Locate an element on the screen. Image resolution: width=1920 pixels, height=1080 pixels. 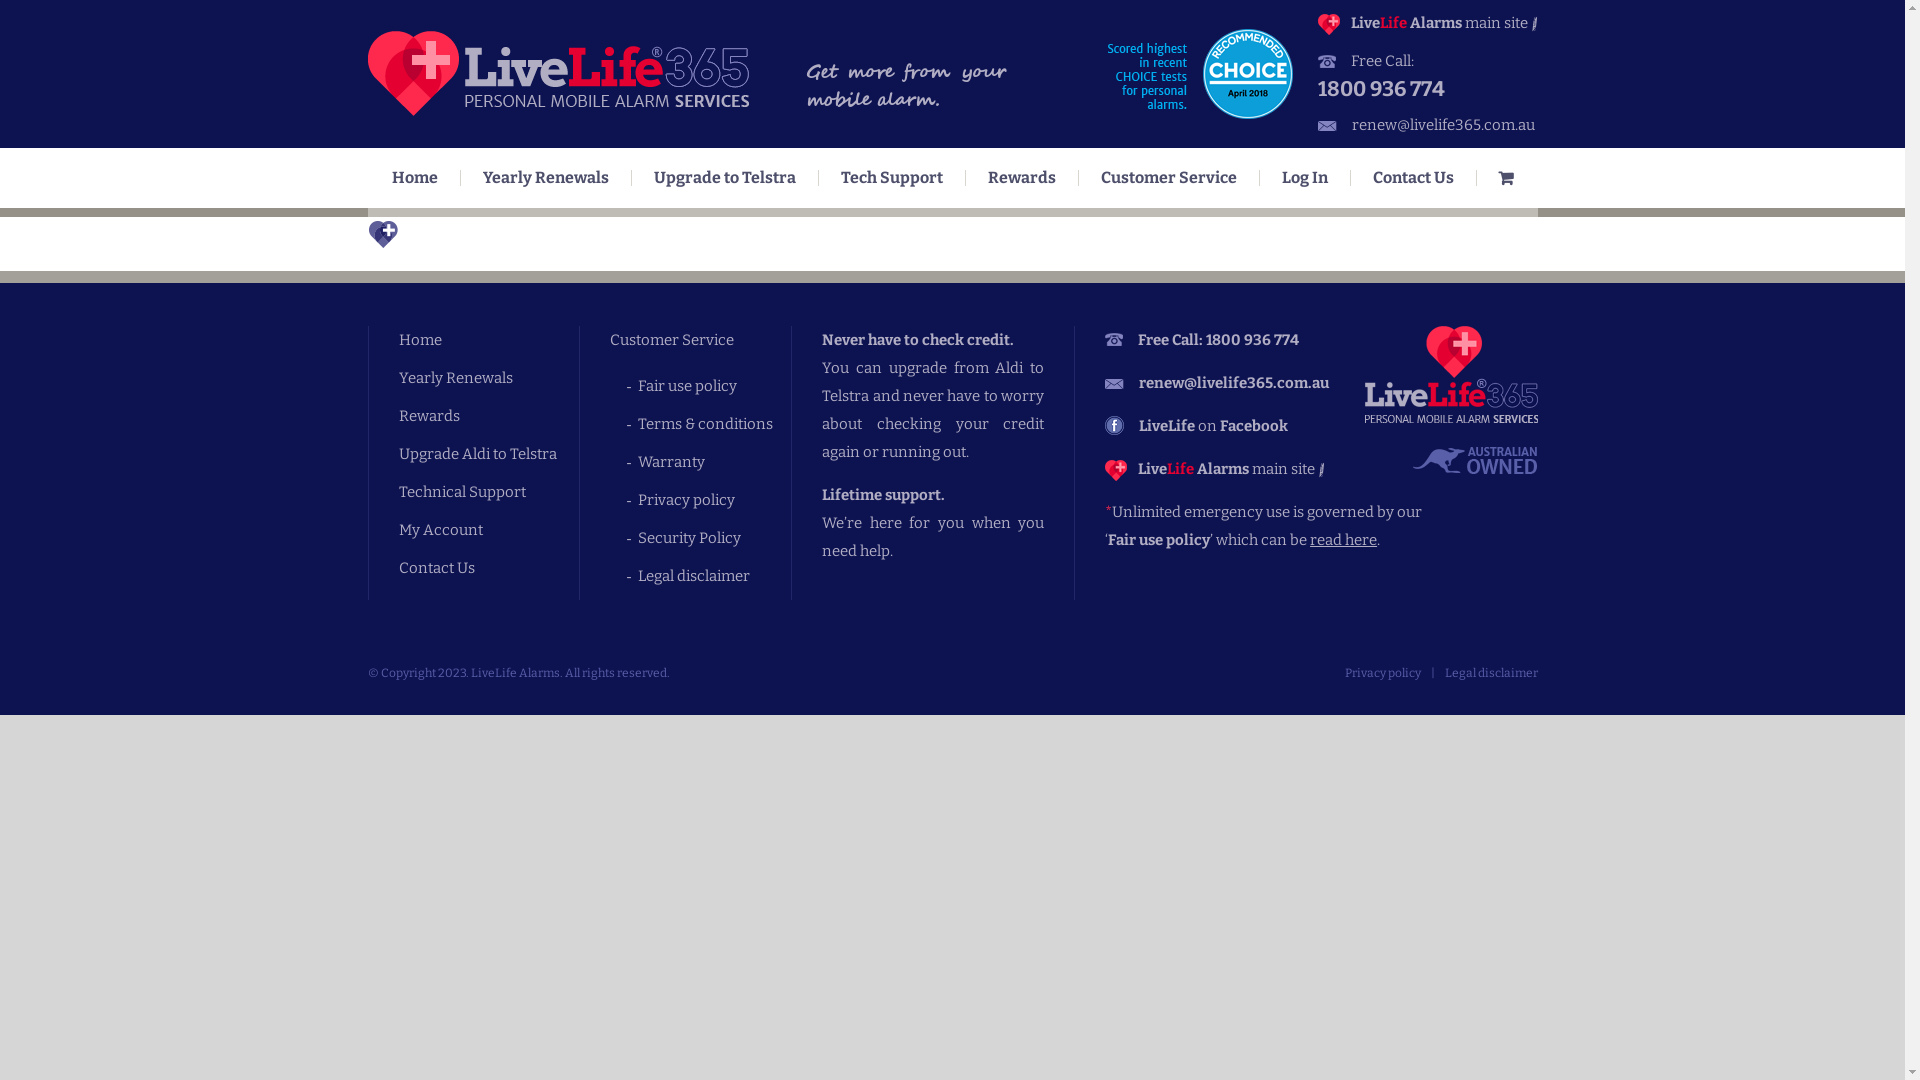
'Terms & conditions' is located at coordinates (714, 423).